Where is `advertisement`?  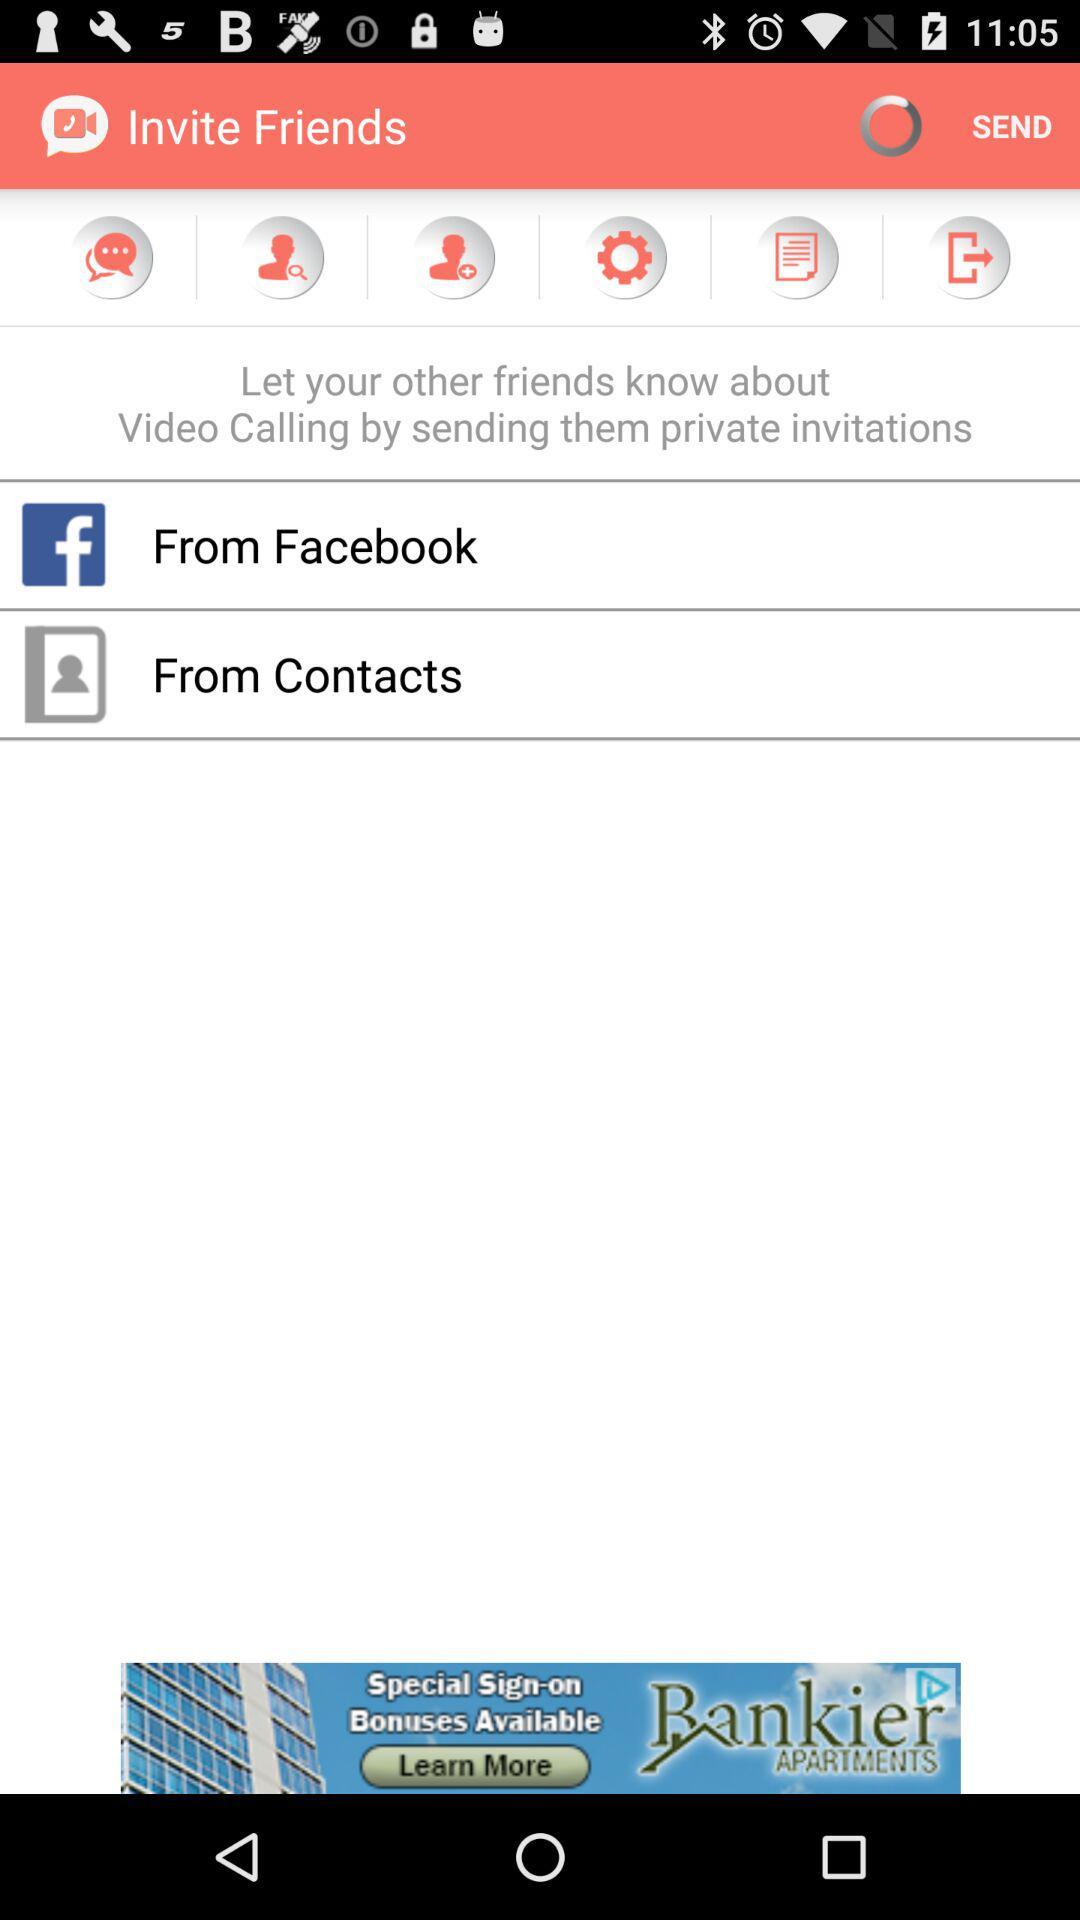 advertisement is located at coordinates (540, 1727).